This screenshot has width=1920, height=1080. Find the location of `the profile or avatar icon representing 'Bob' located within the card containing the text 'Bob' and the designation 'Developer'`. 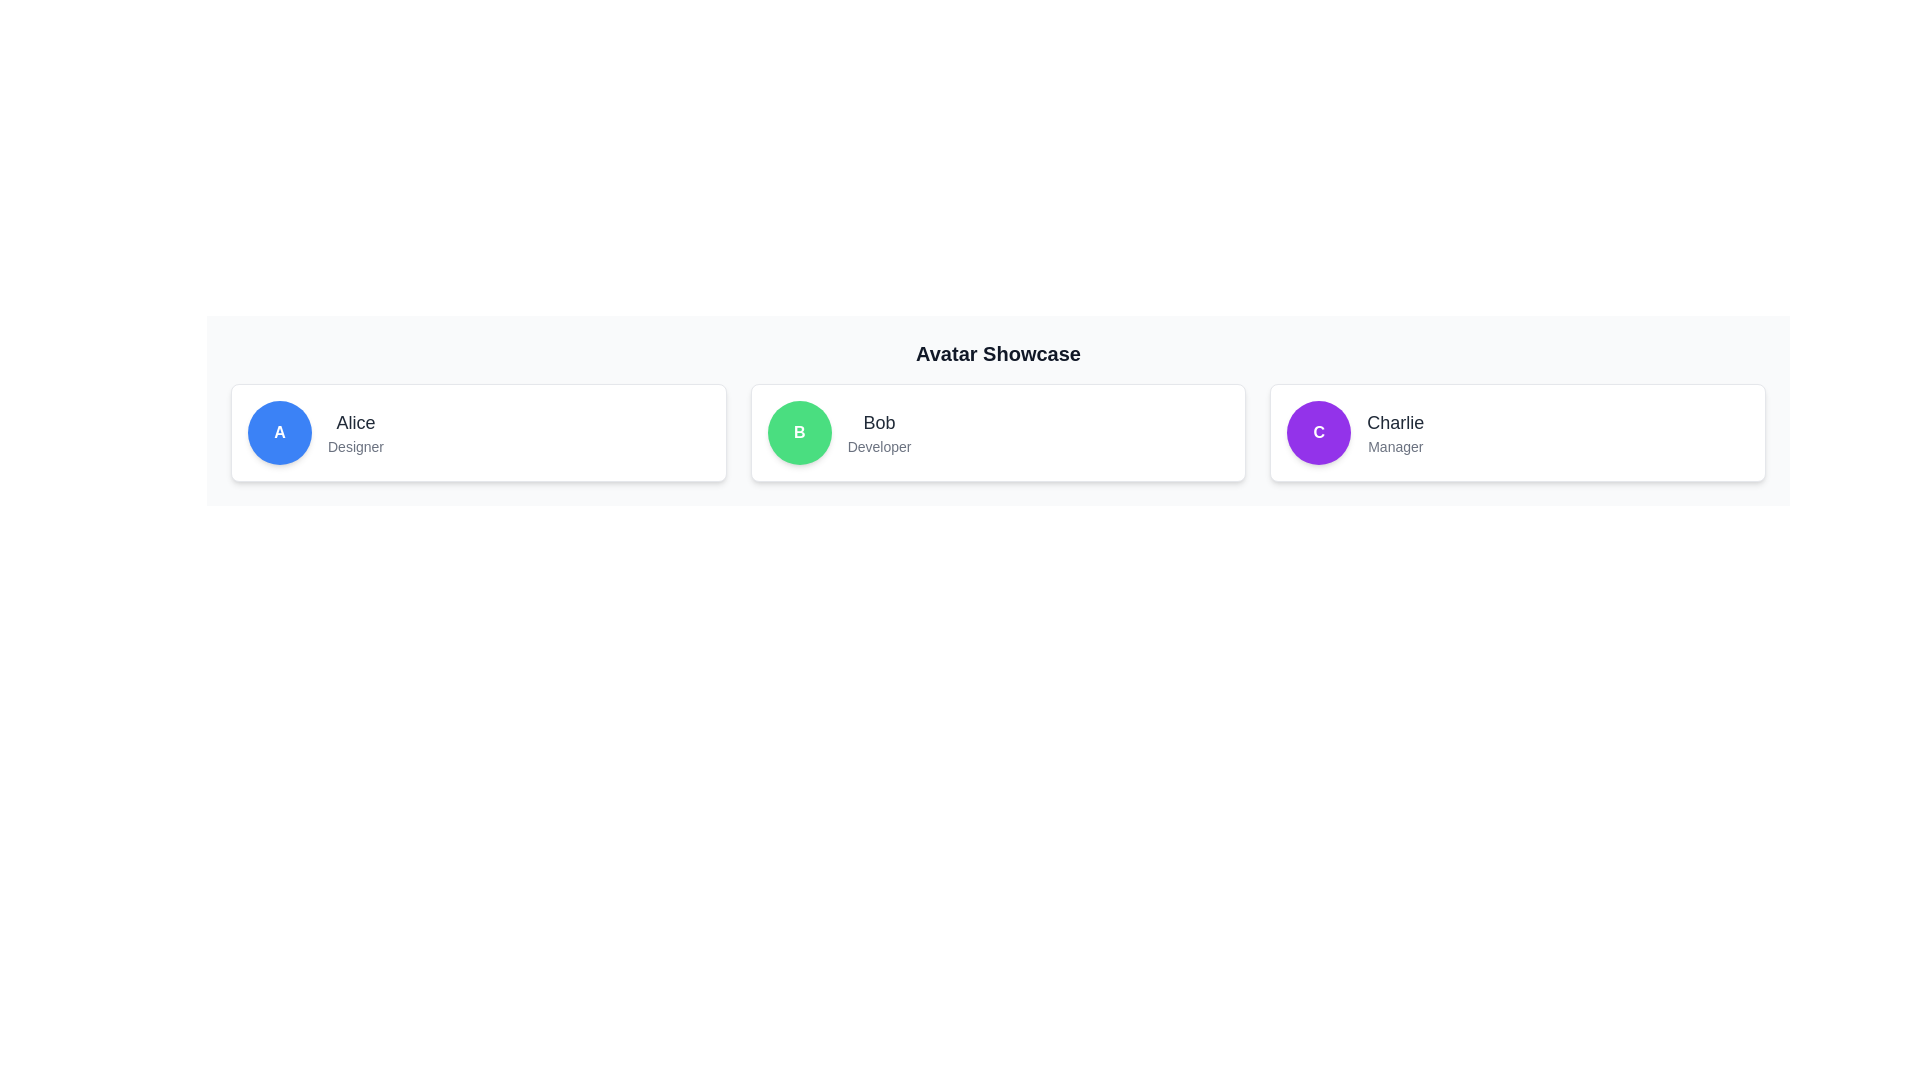

the profile or avatar icon representing 'Bob' located within the card containing the text 'Bob' and the designation 'Developer' is located at coordinates (798, 431).